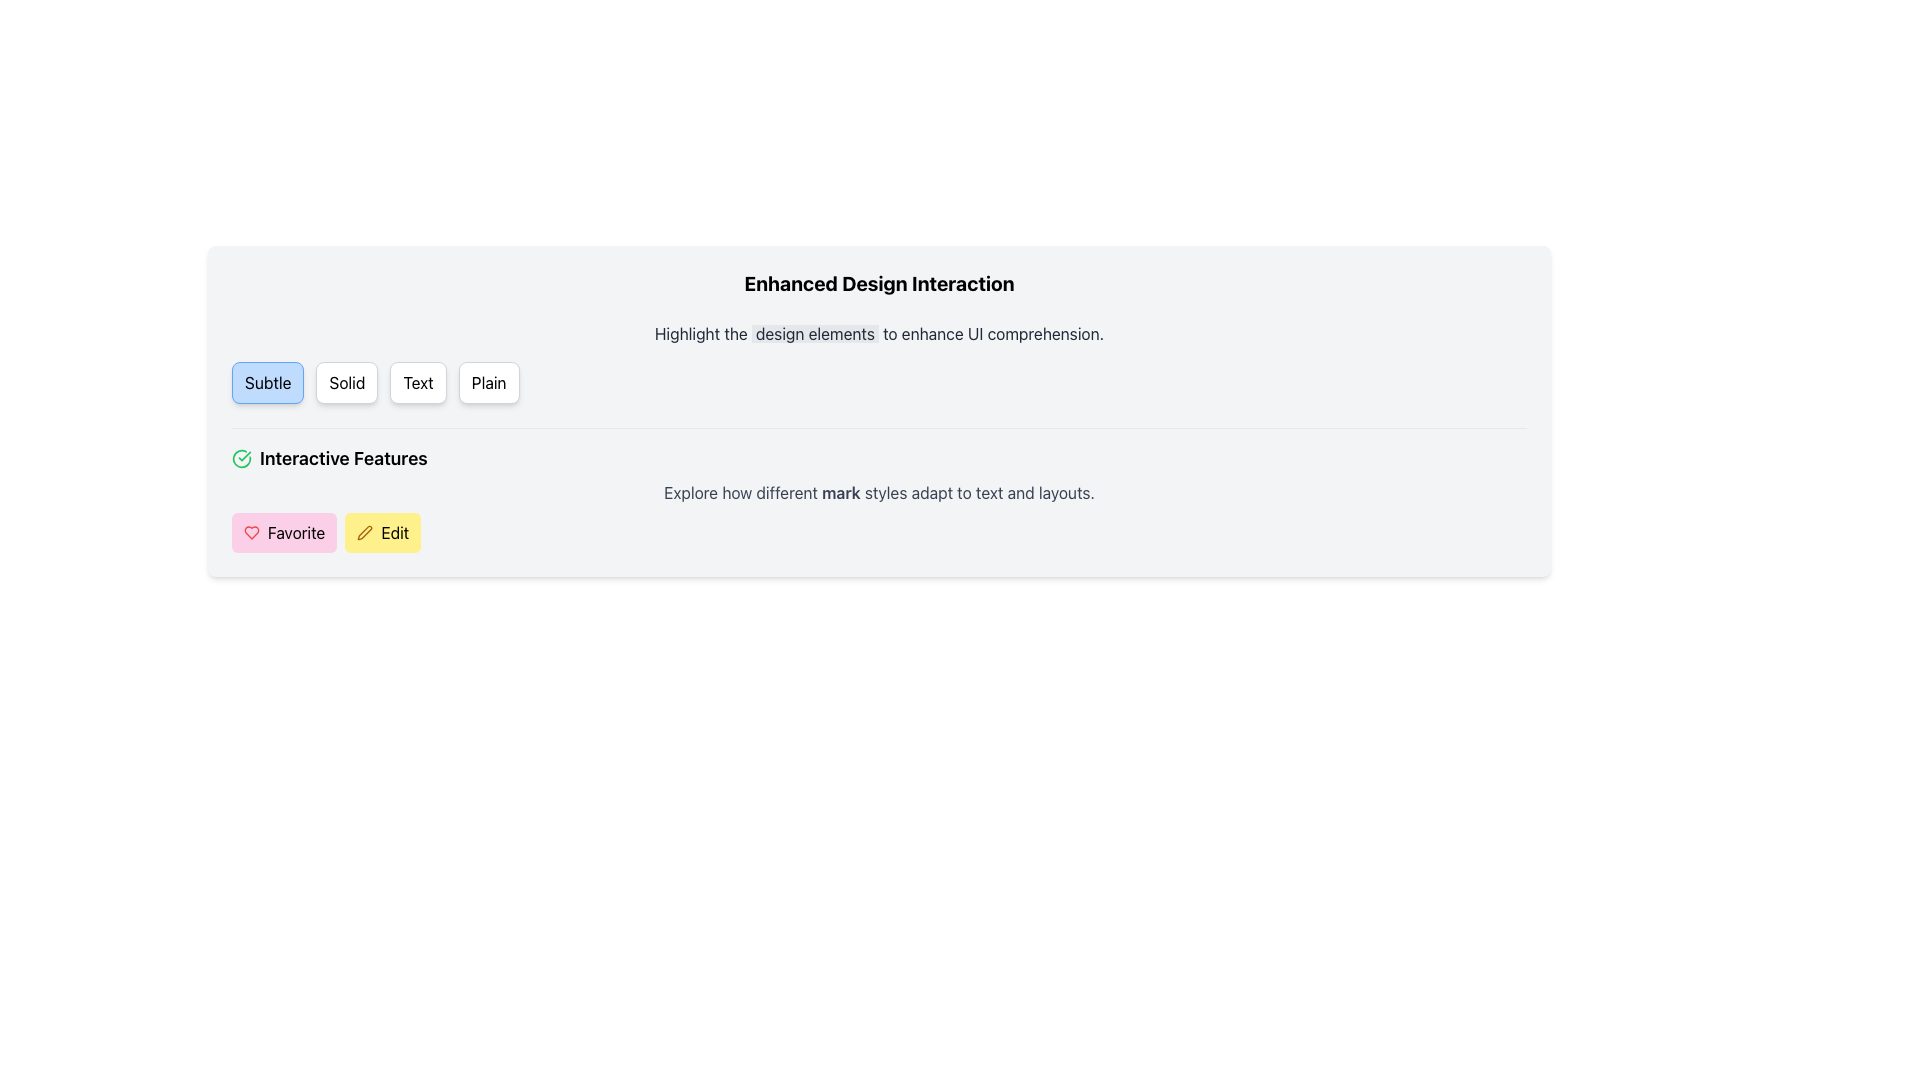  Describe the element at coordinates (383, 531) in the screenshot. I see `the rectangular button with a yellow background labeled 'Edit'` at that location.